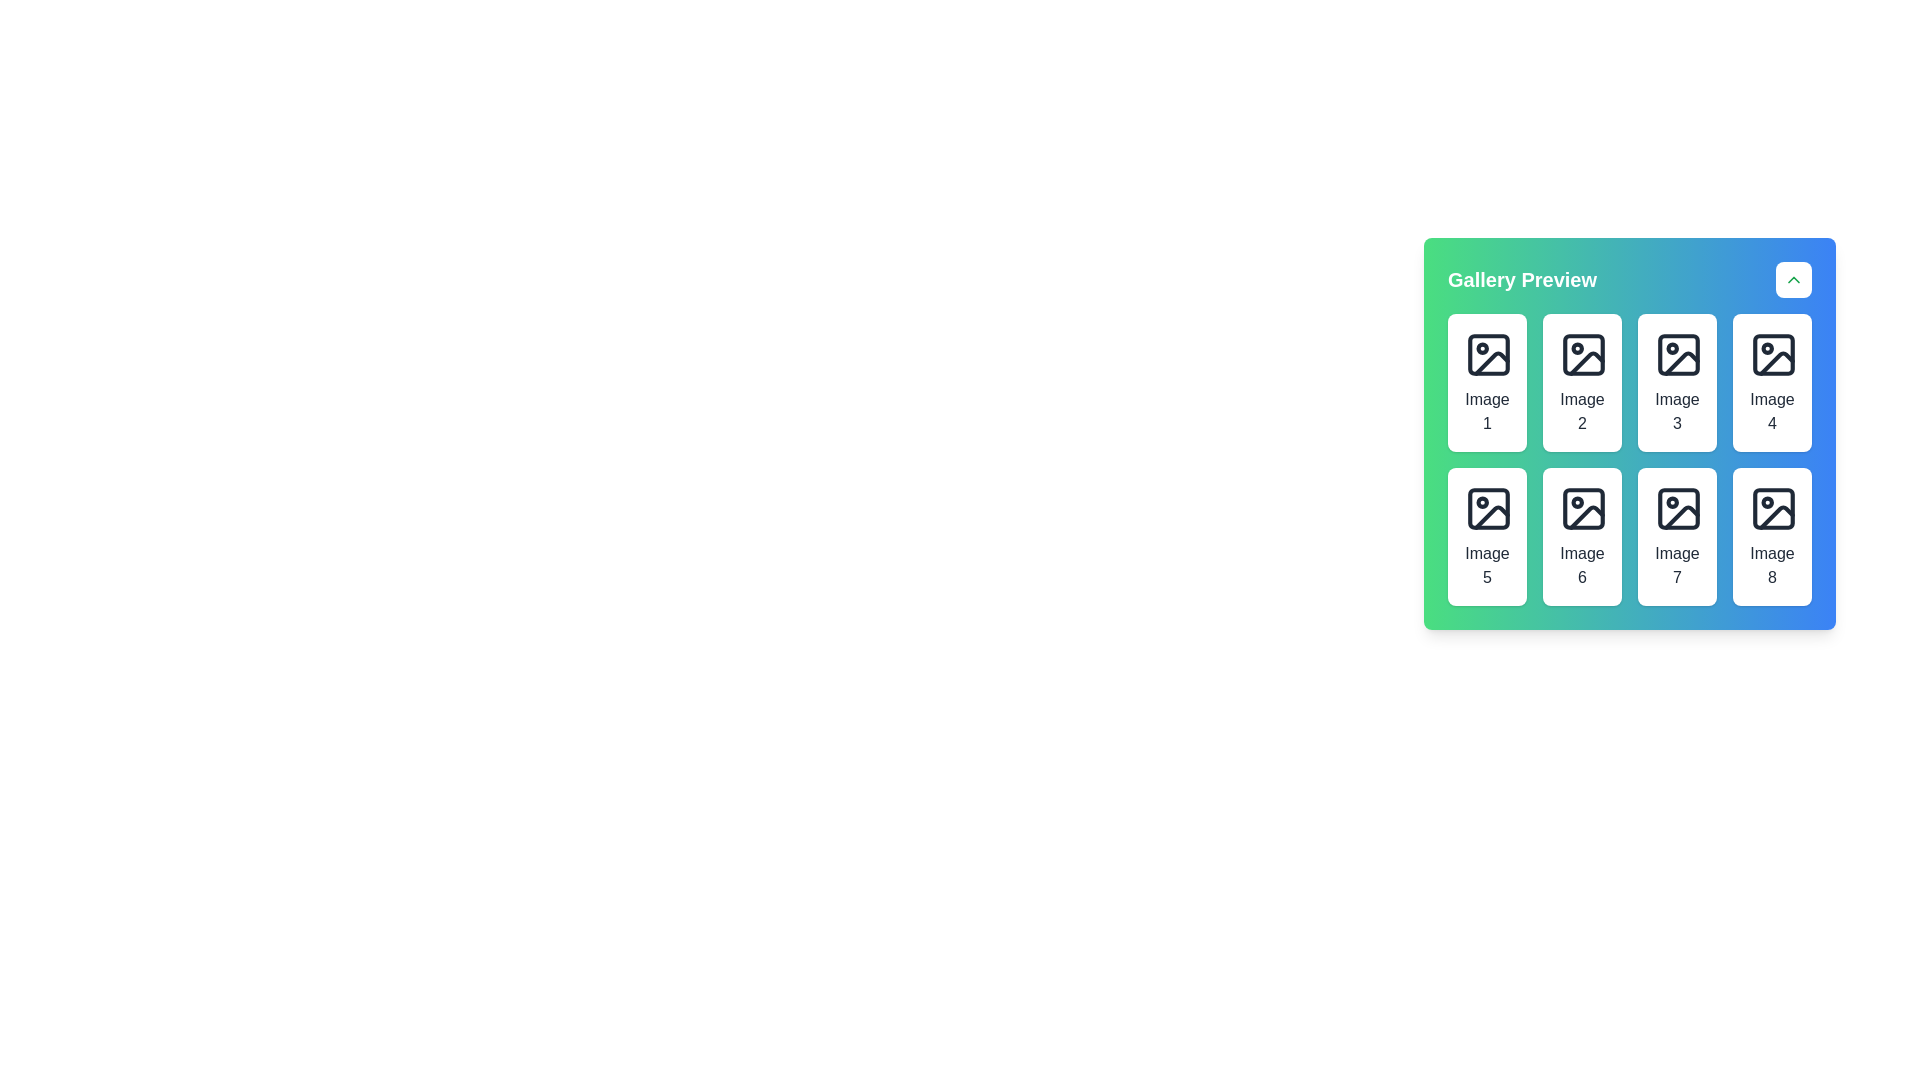 The width and height of the screenshot is (1920, 1080). Describe the element at coordinates (1794, 280) in the screenshot. I see `the chevron-up icon located in the upper-right corner of the 'Gallery Preview' panel, which is in a white circular button with a green outline` at that location.